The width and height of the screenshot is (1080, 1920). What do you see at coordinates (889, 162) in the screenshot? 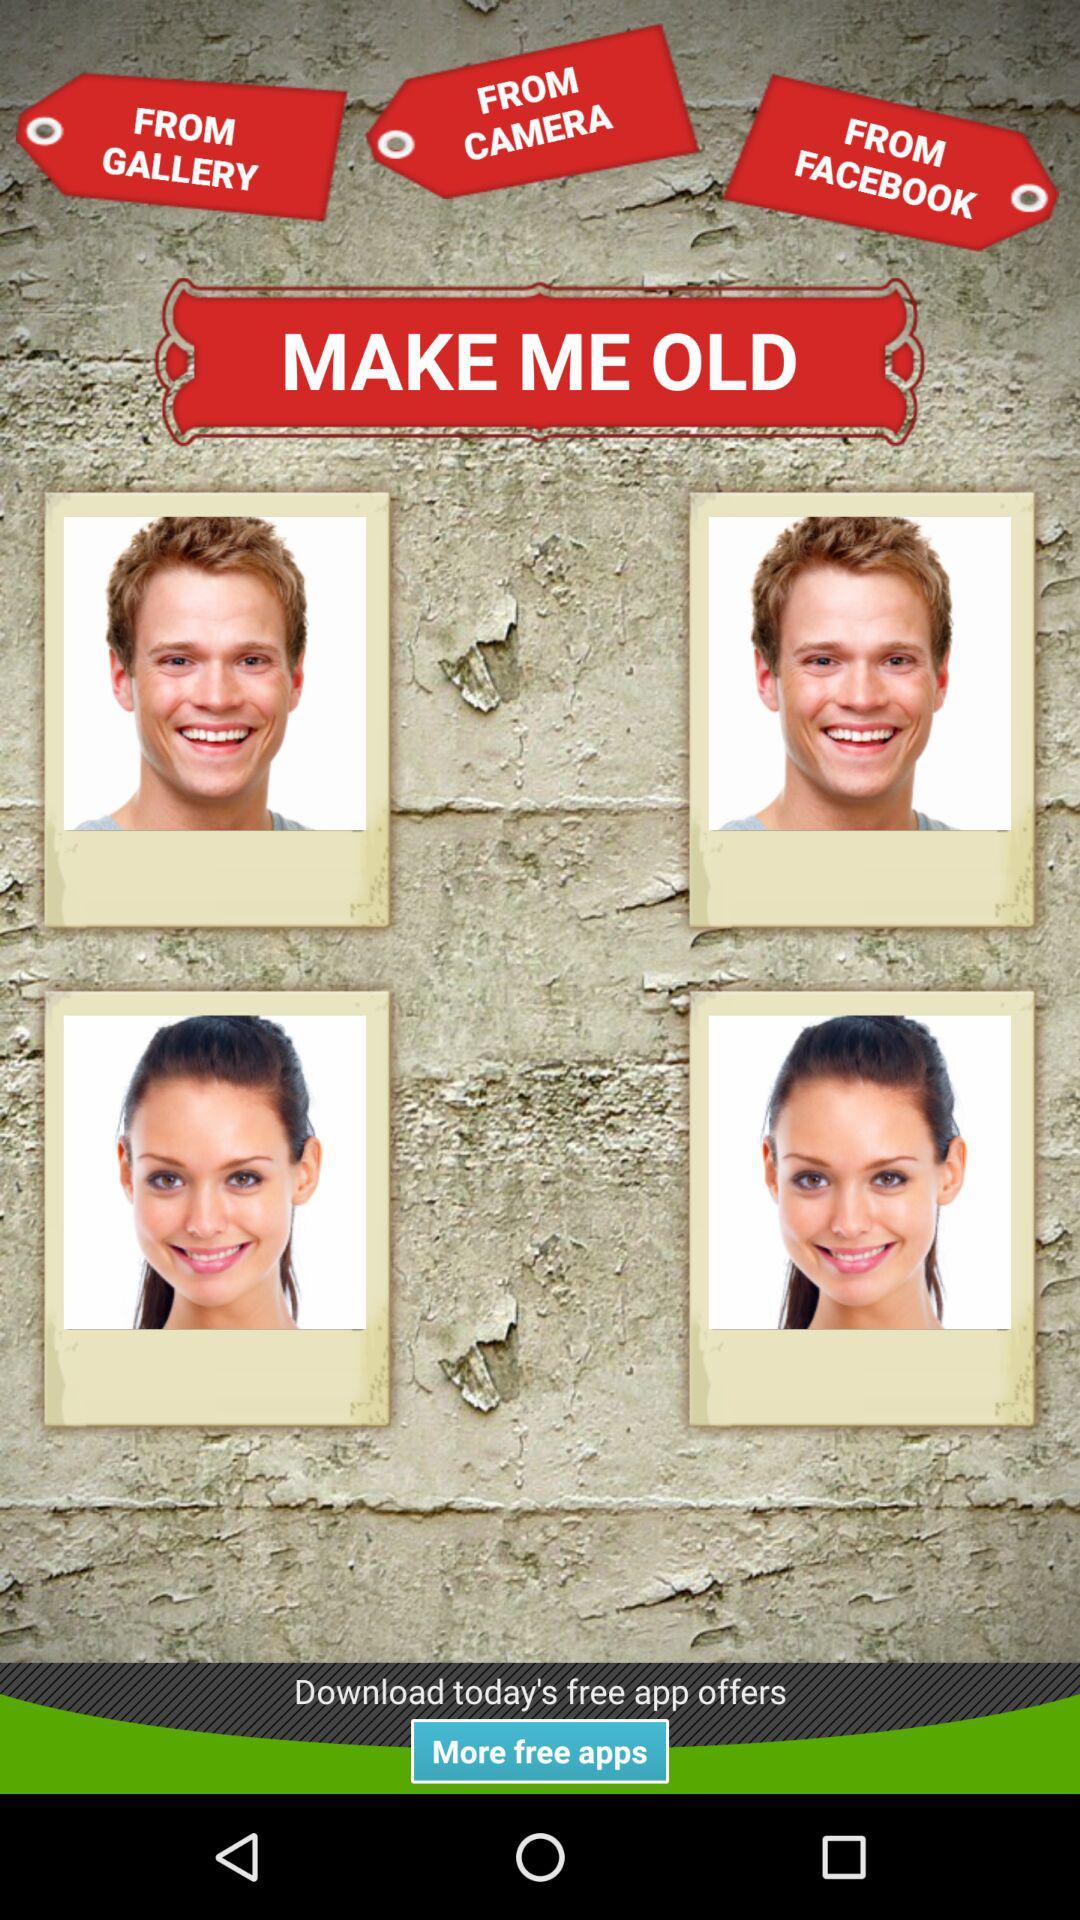
I see `item next to from` at bounding box center [889, 162].